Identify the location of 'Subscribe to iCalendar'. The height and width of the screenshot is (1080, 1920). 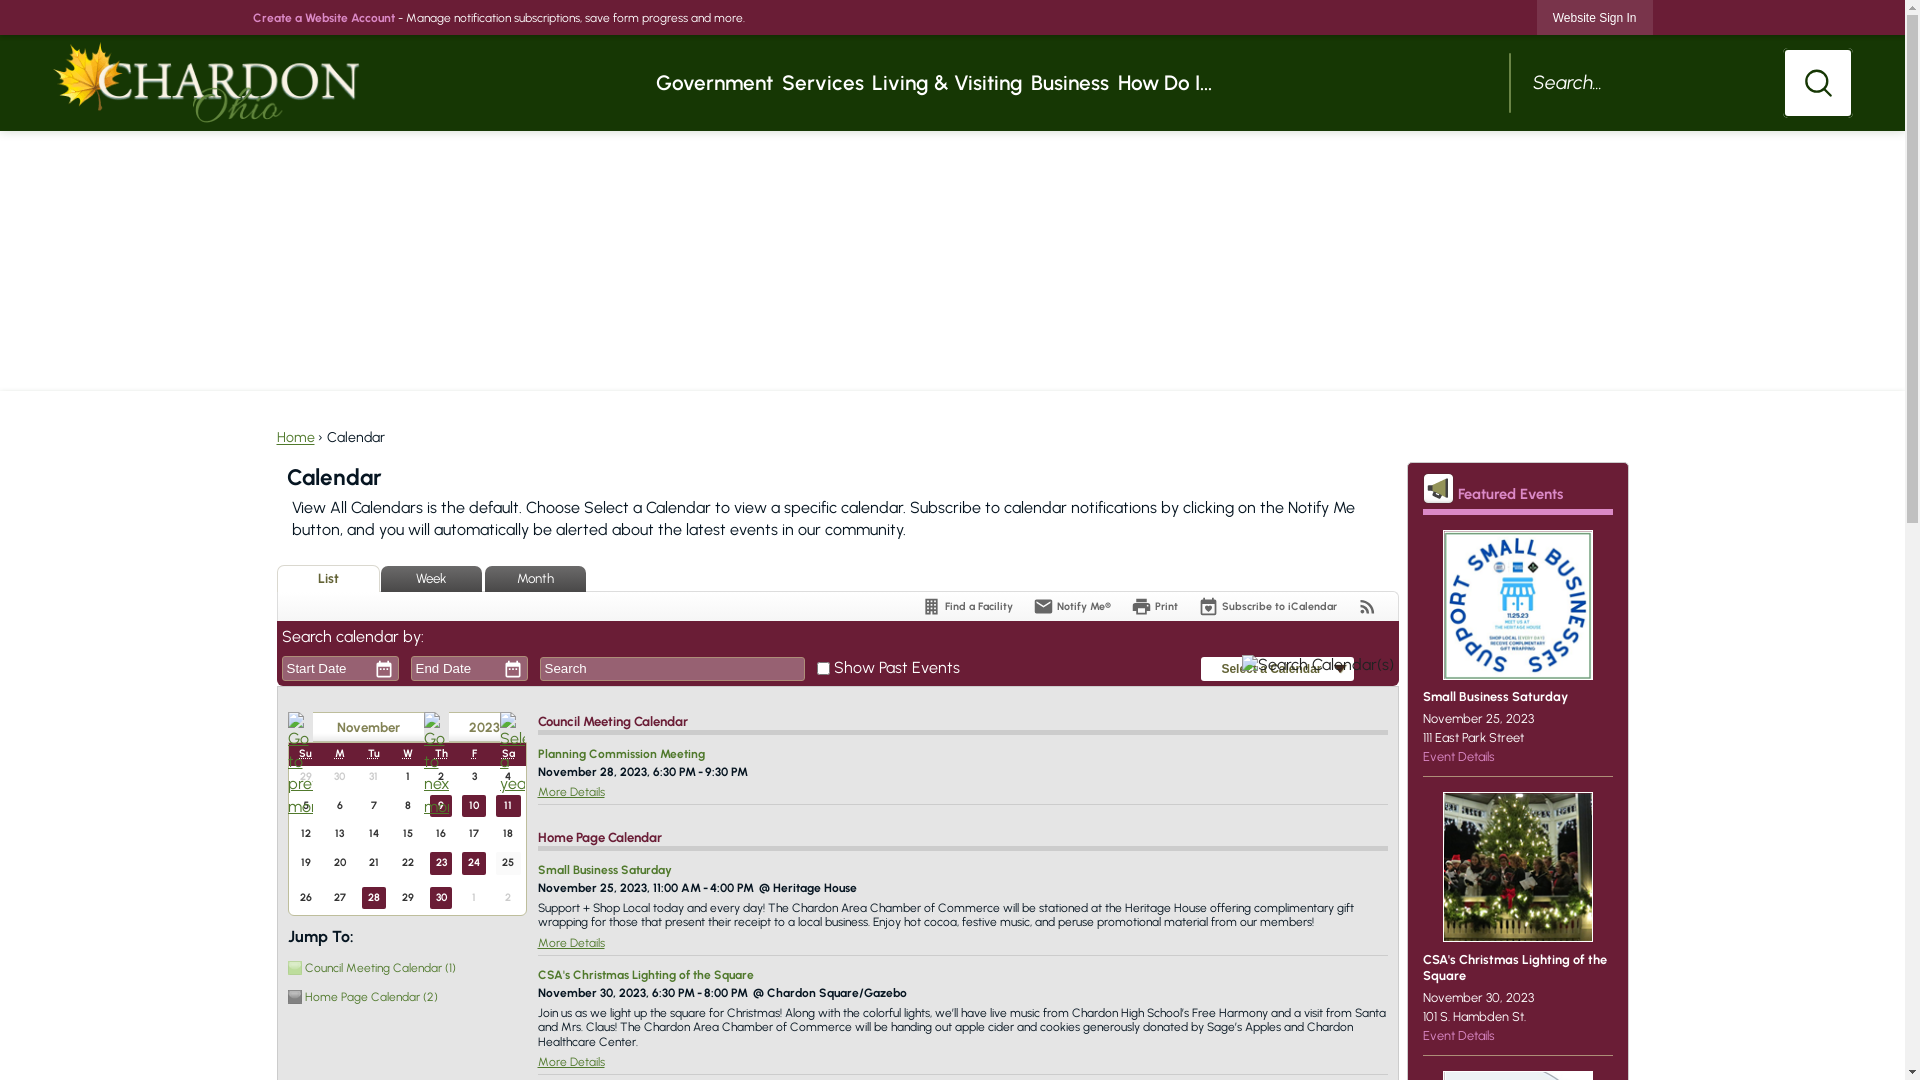
(1266, 605).